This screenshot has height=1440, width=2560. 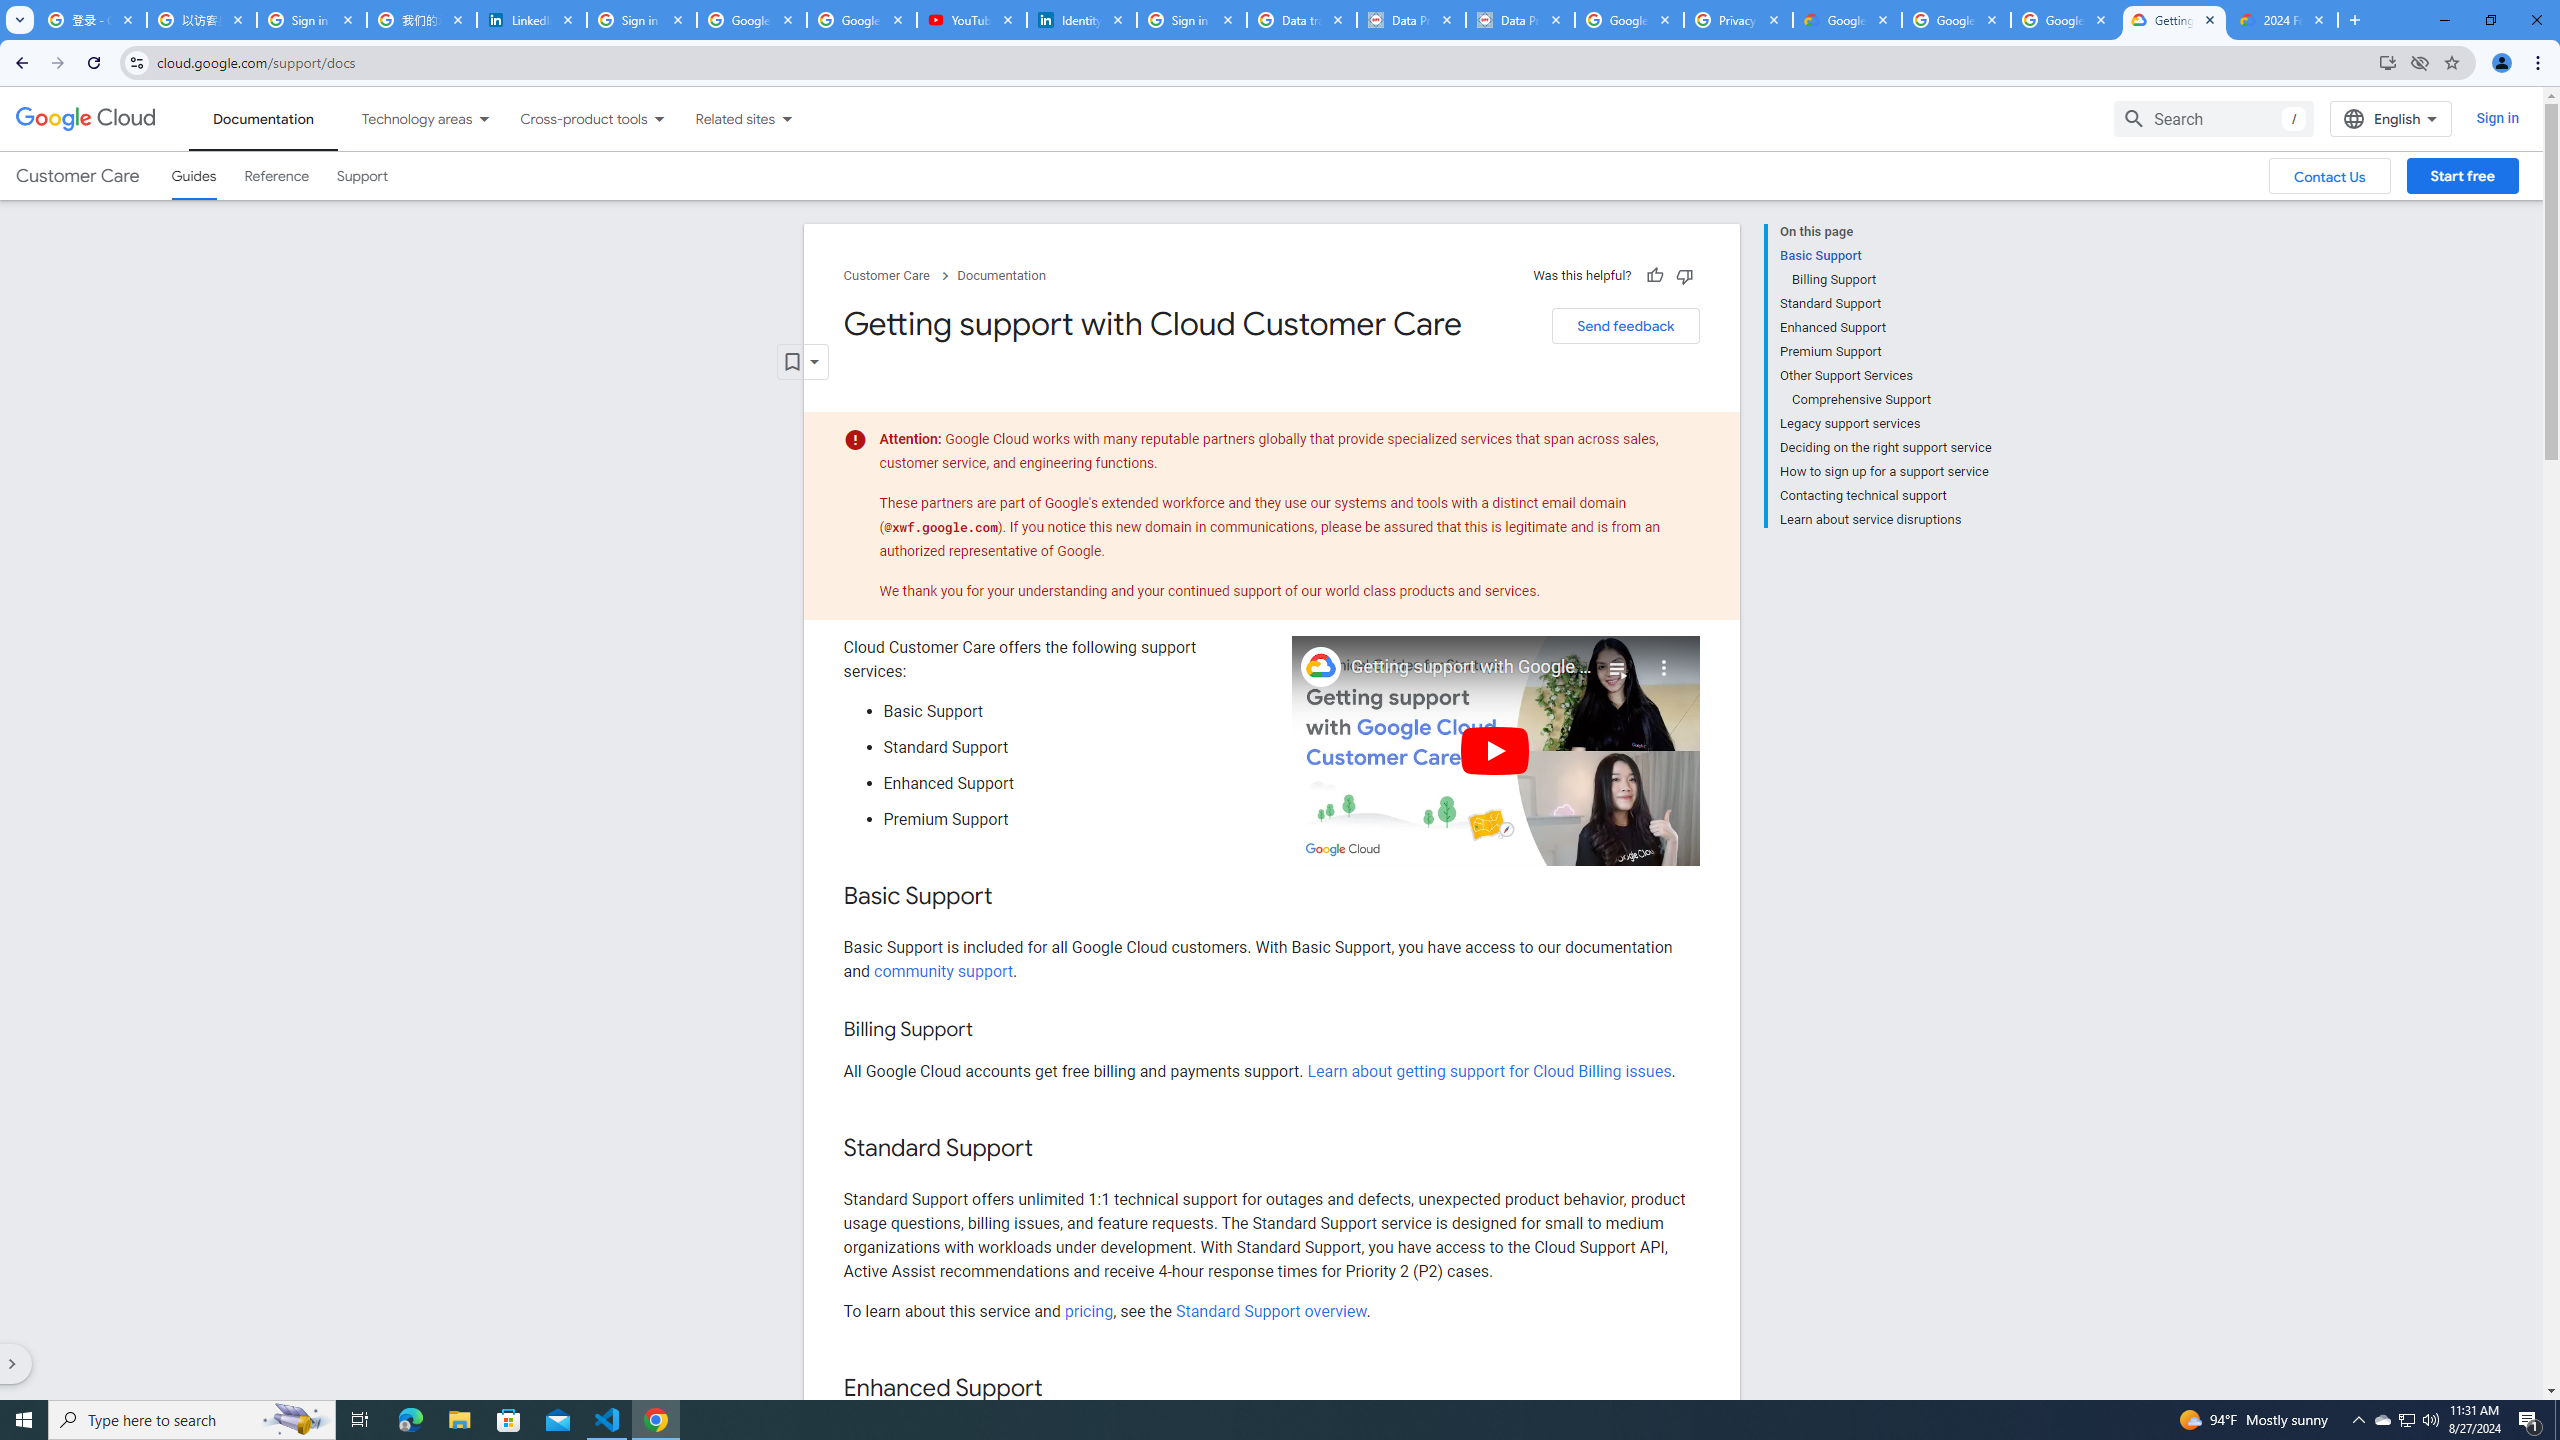 What do you see at coordinates (1954, 19) in the screenshot?
I see `'Google Workspace - Specific Terms'` at bounding box center [1954, 19].